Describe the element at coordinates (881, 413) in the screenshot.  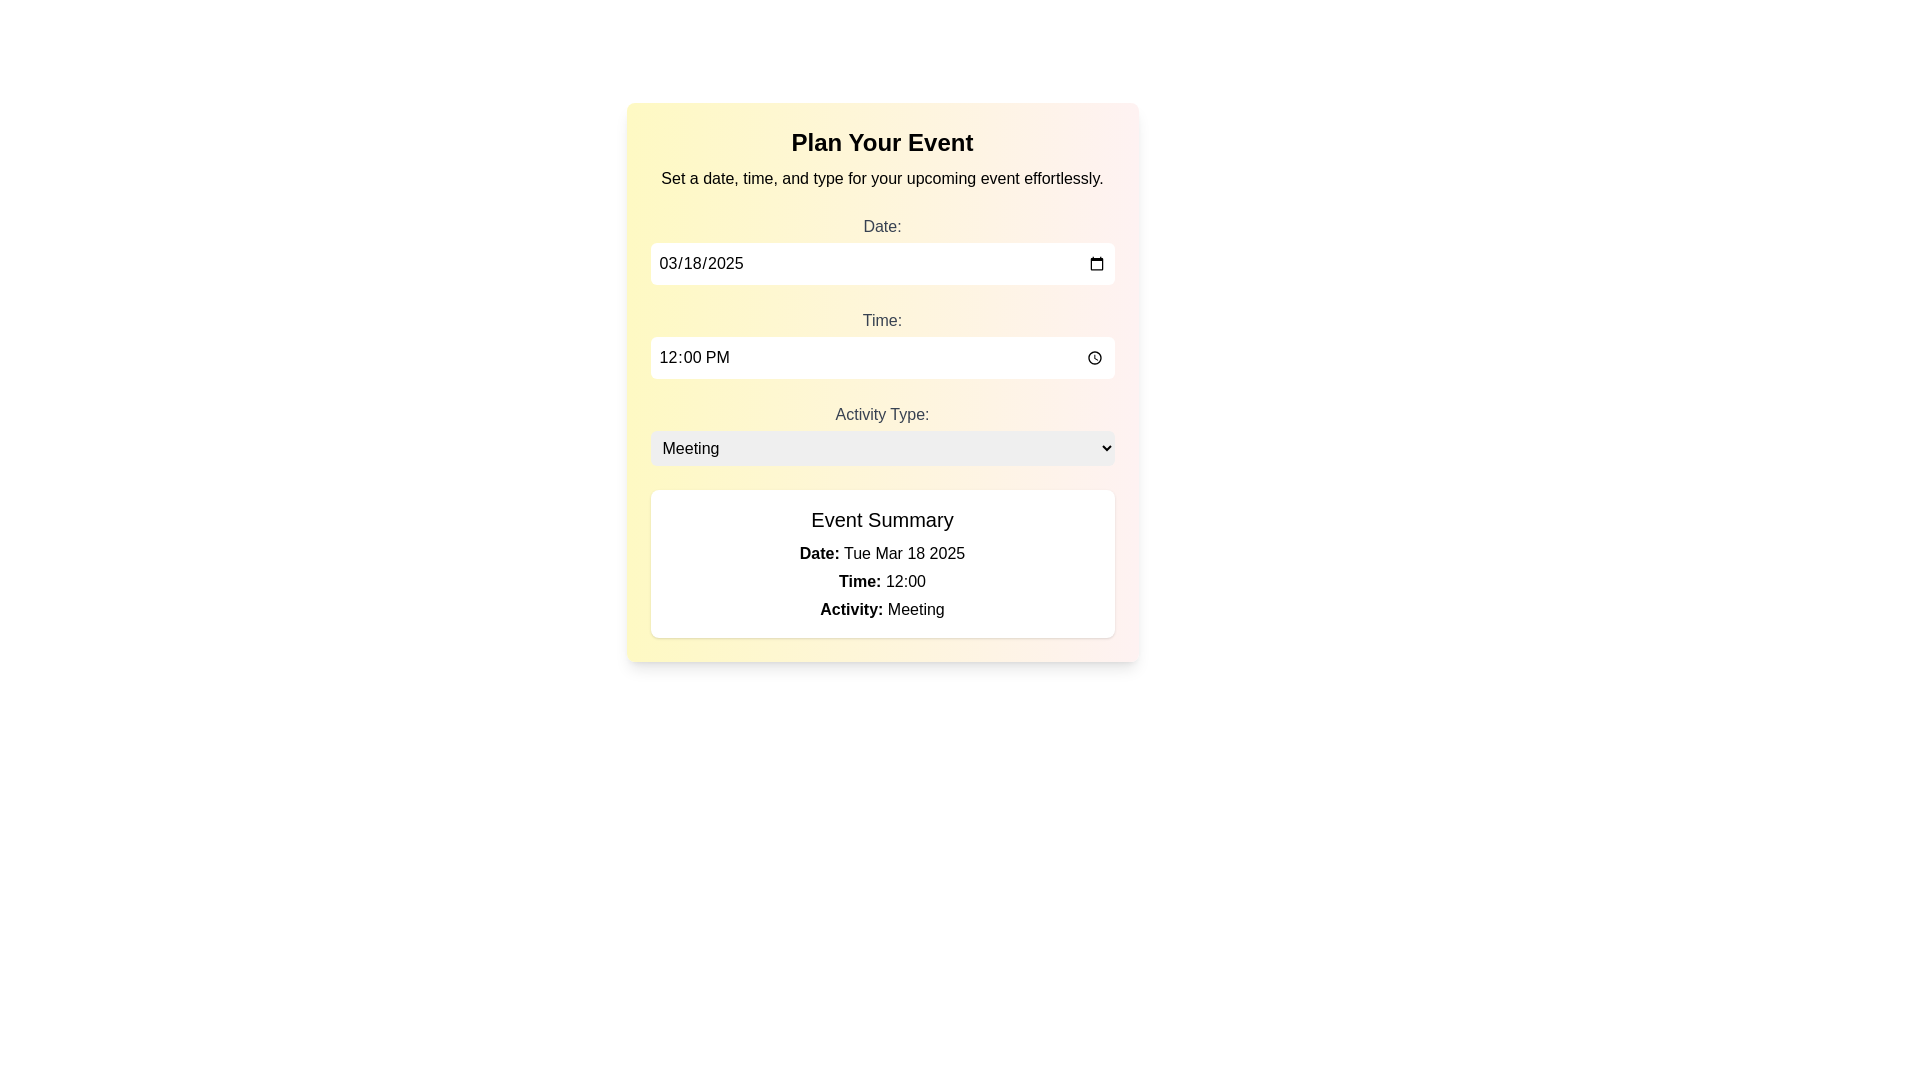
I see `the label that says 'Activity Type:' which is styled in gray and positioned above the dropdown menu for activity type selection` at that location.